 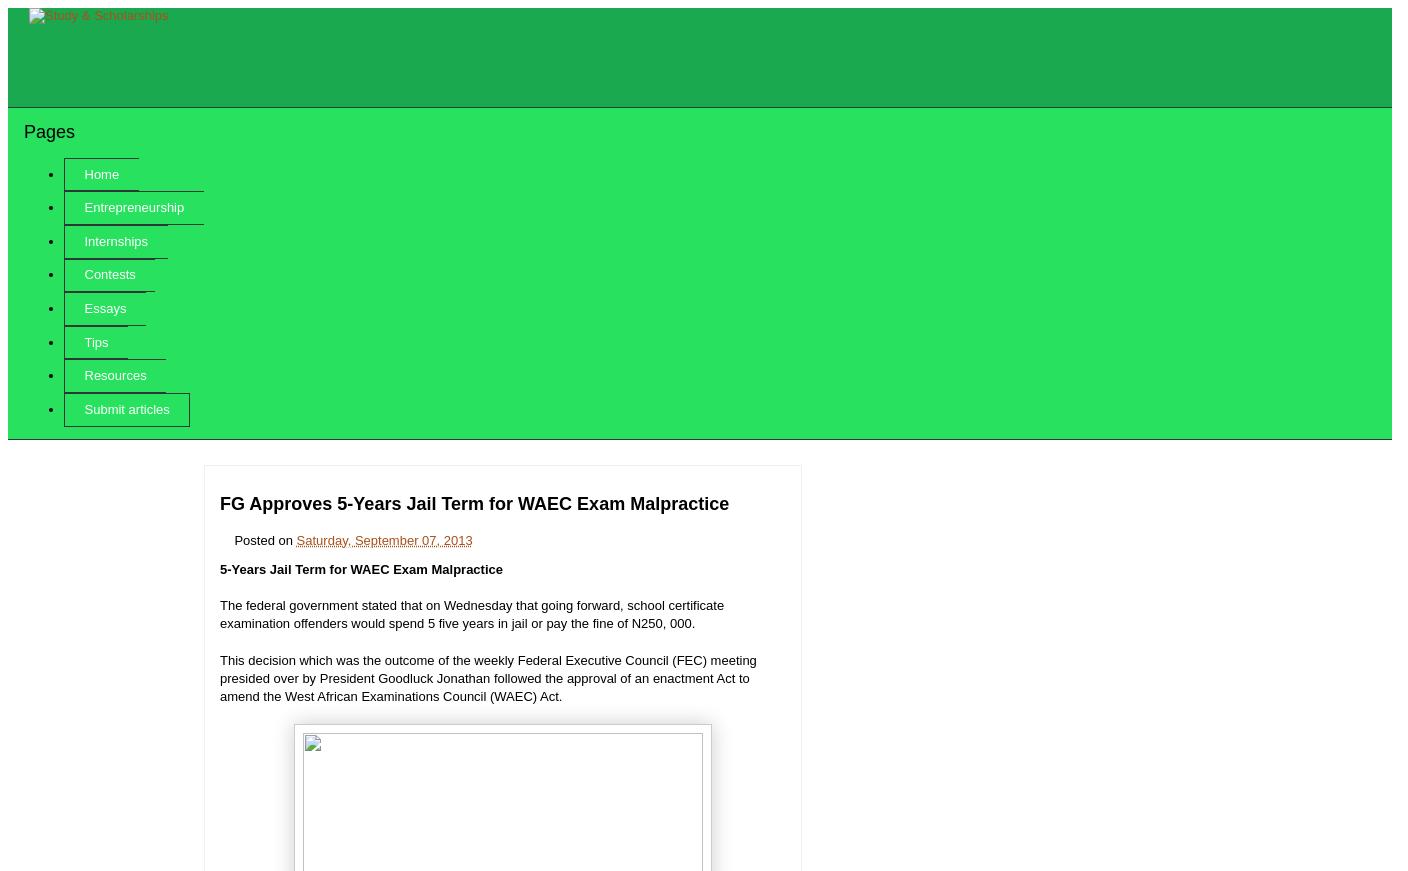 I want to click on 'The federal government stated that on Wednesday that going forward, school certificate examination offenders would spend 5 five years in jail or pay the fine of N250, 000.', so click(x=471, y=613).